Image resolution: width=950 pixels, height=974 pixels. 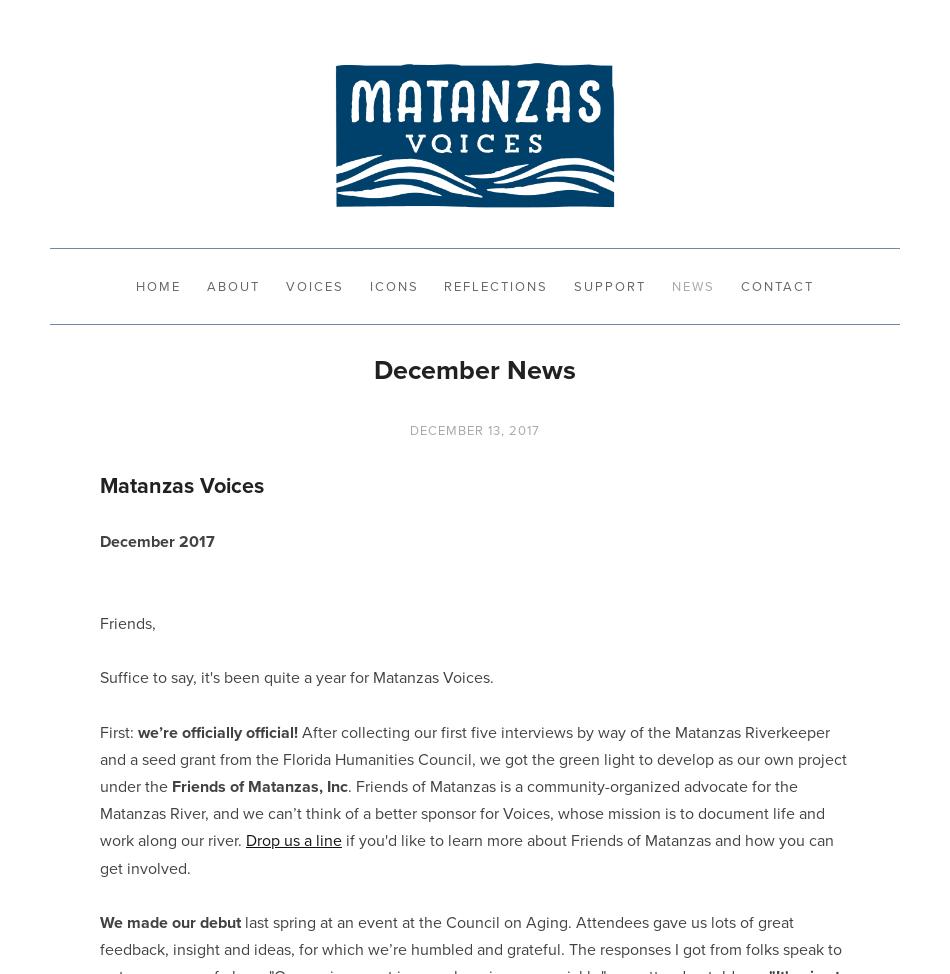 I want to click on 'Friends,', so click(x=100, y=621).